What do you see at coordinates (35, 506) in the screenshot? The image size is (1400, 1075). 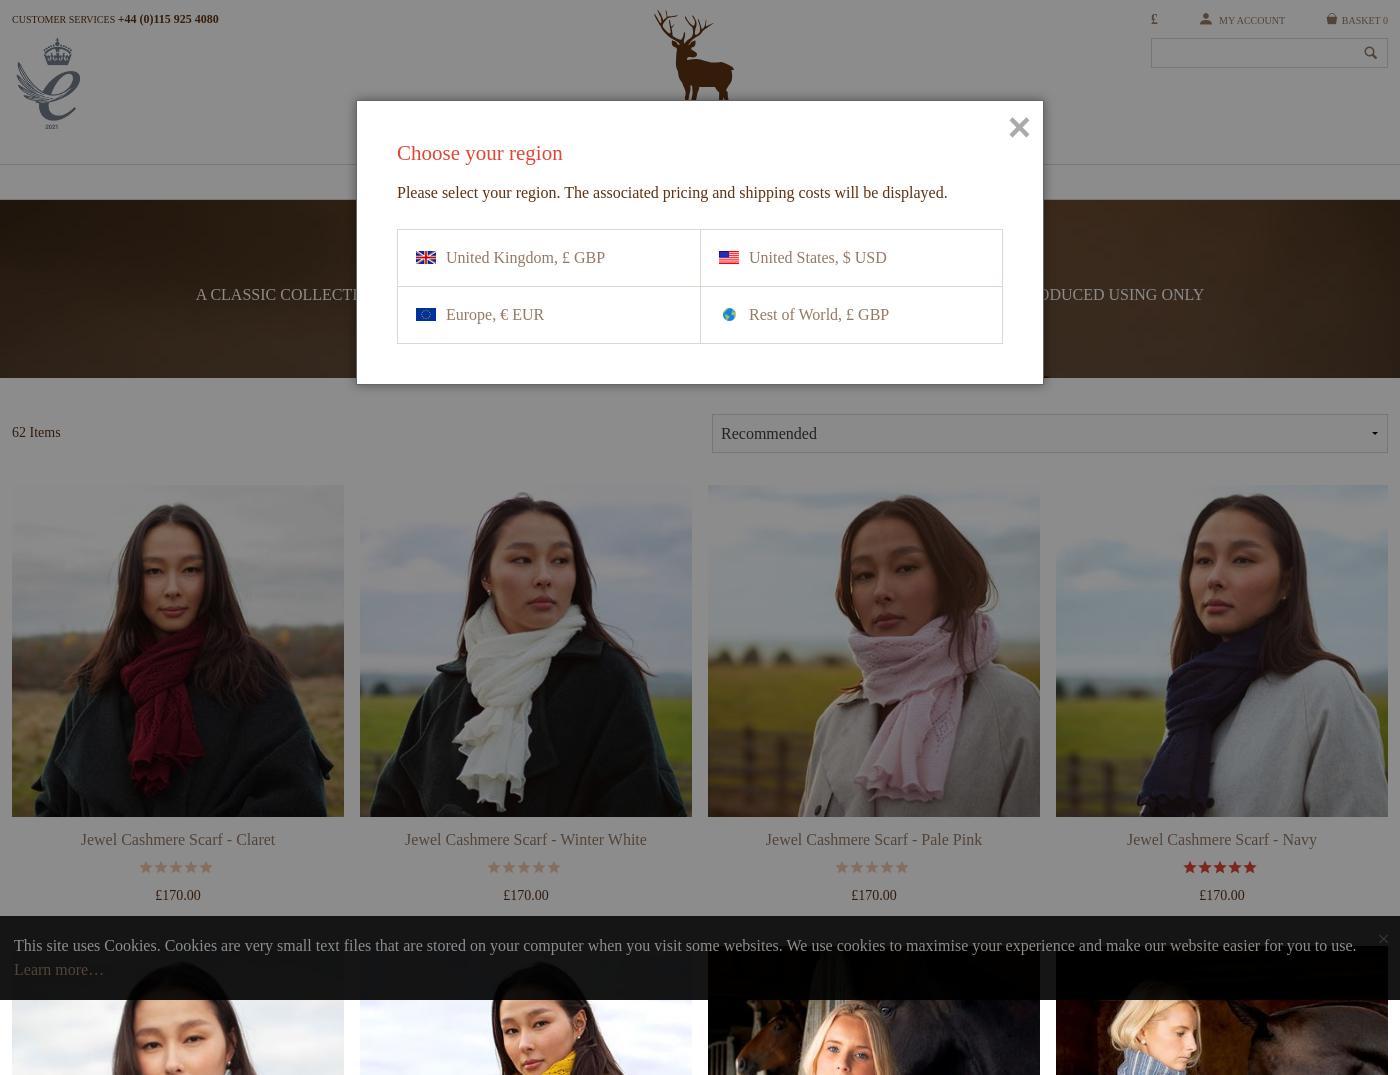 I see `'62 Items'` at bounding box center [35, 506].